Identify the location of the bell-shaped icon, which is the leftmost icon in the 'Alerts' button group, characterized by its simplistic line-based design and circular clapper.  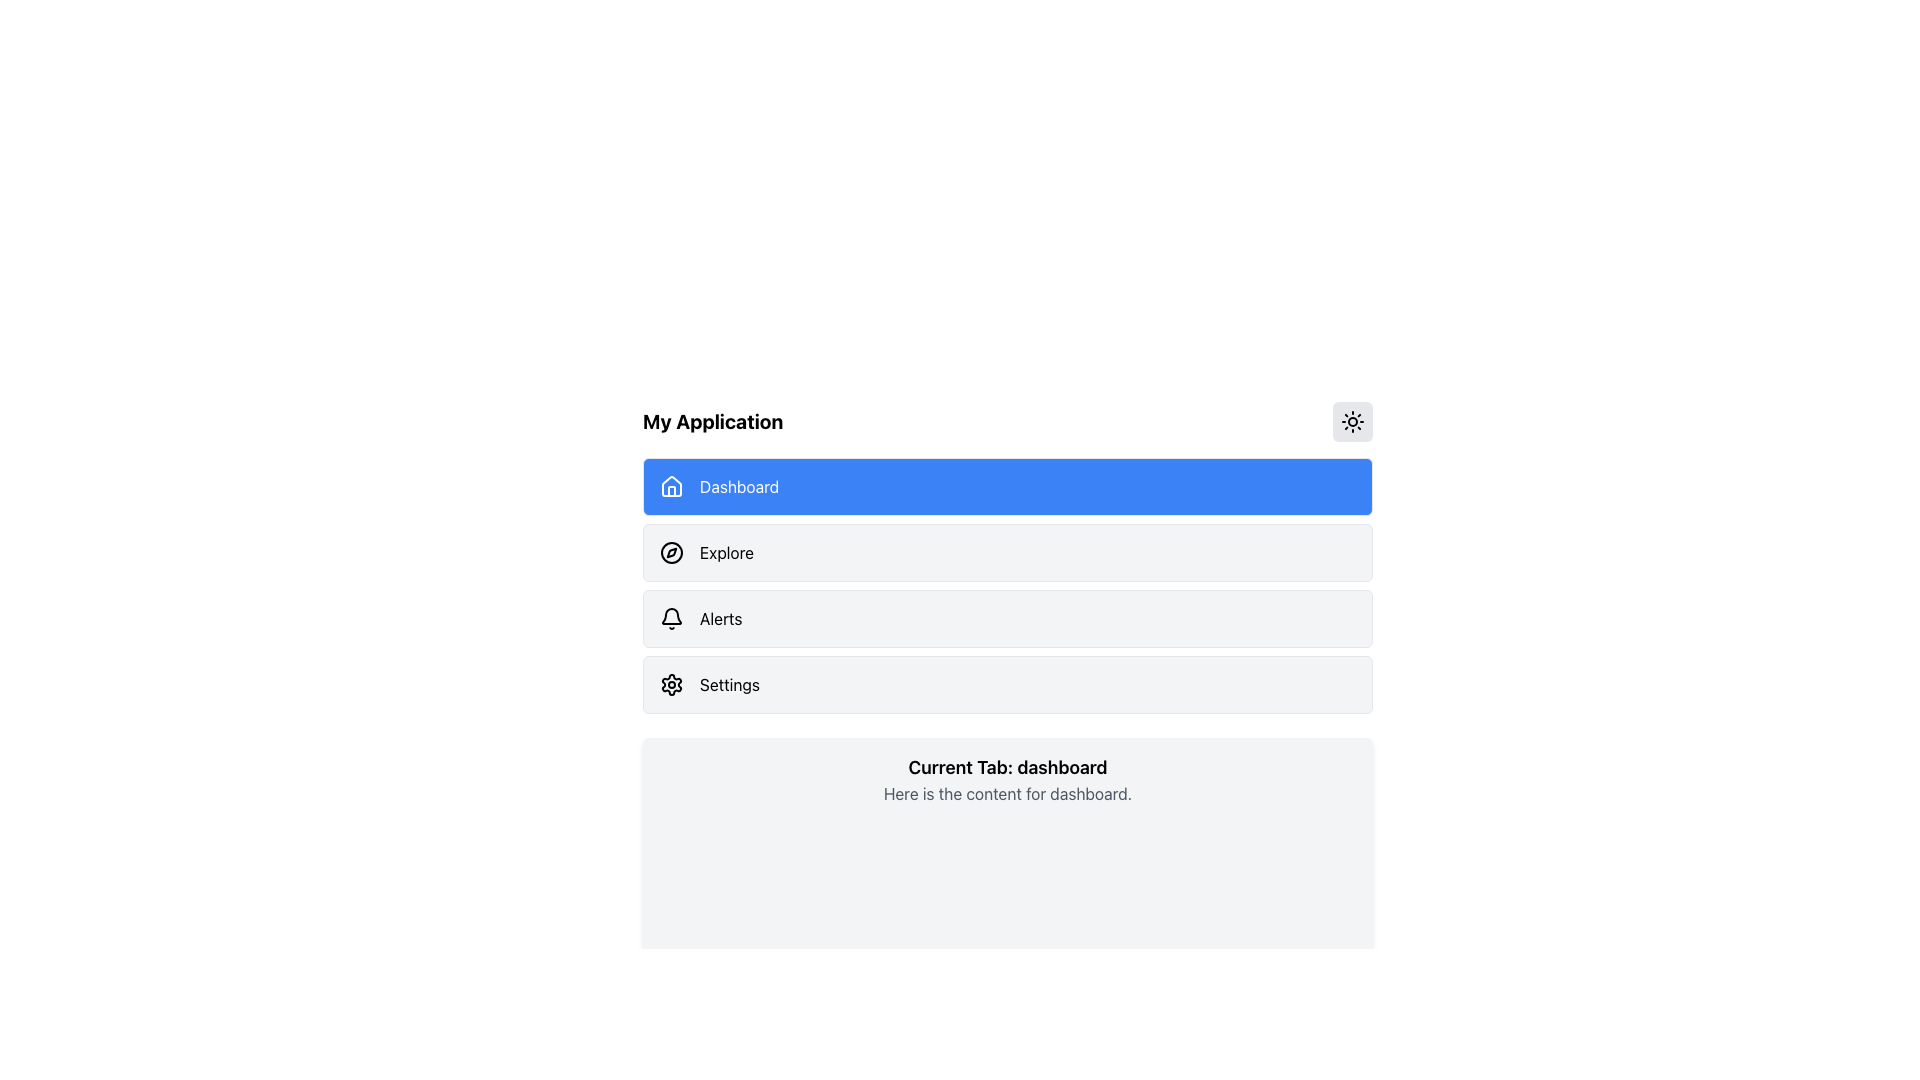
(672, 617).